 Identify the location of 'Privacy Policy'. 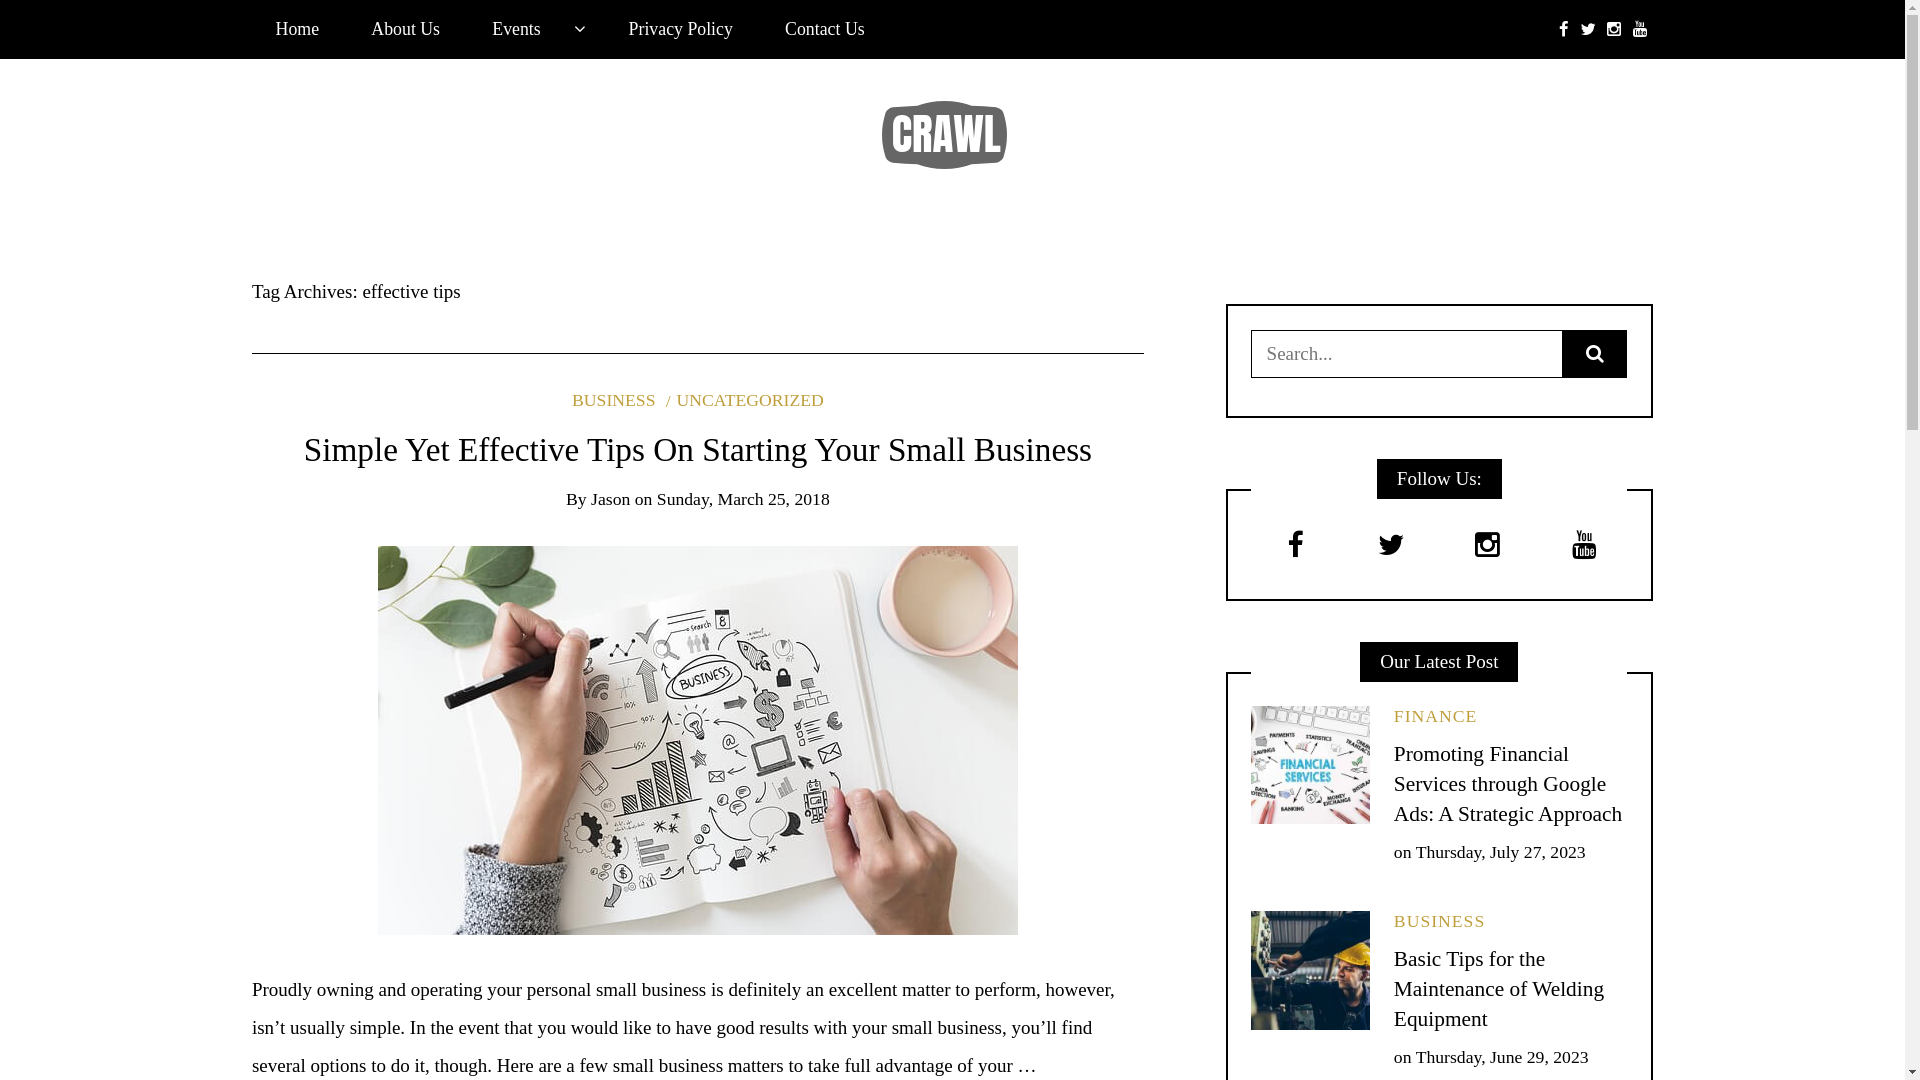
(681, 29).